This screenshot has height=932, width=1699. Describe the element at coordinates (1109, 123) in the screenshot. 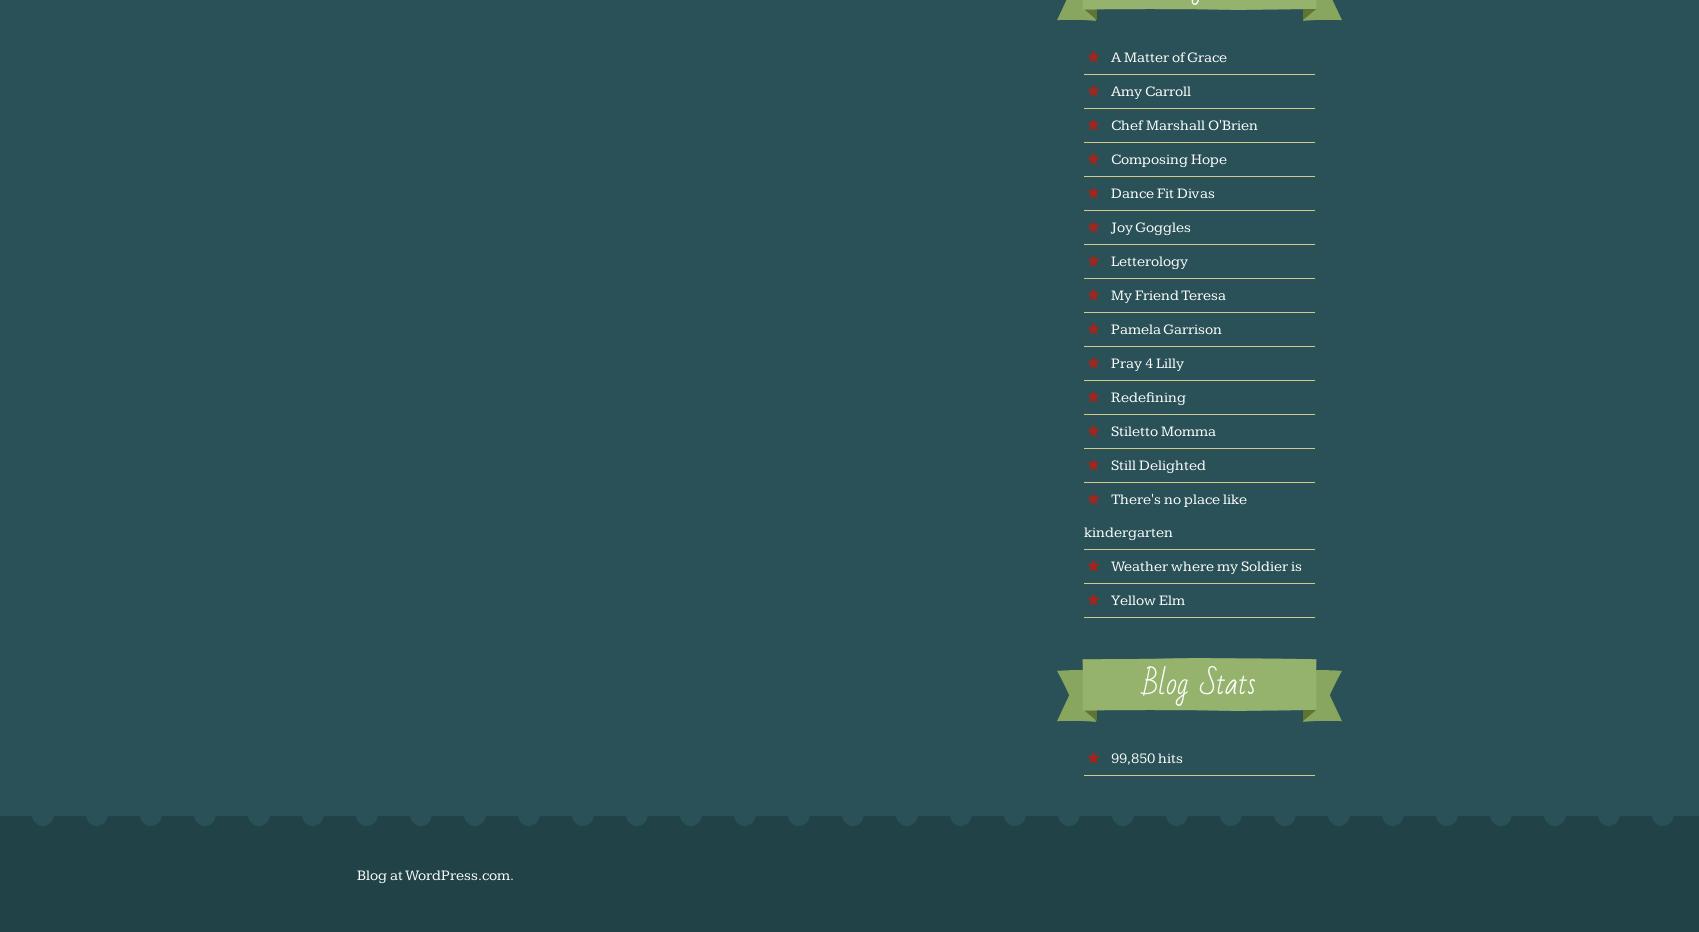

I see `'Chef Marshall O'Brien'` at that location.